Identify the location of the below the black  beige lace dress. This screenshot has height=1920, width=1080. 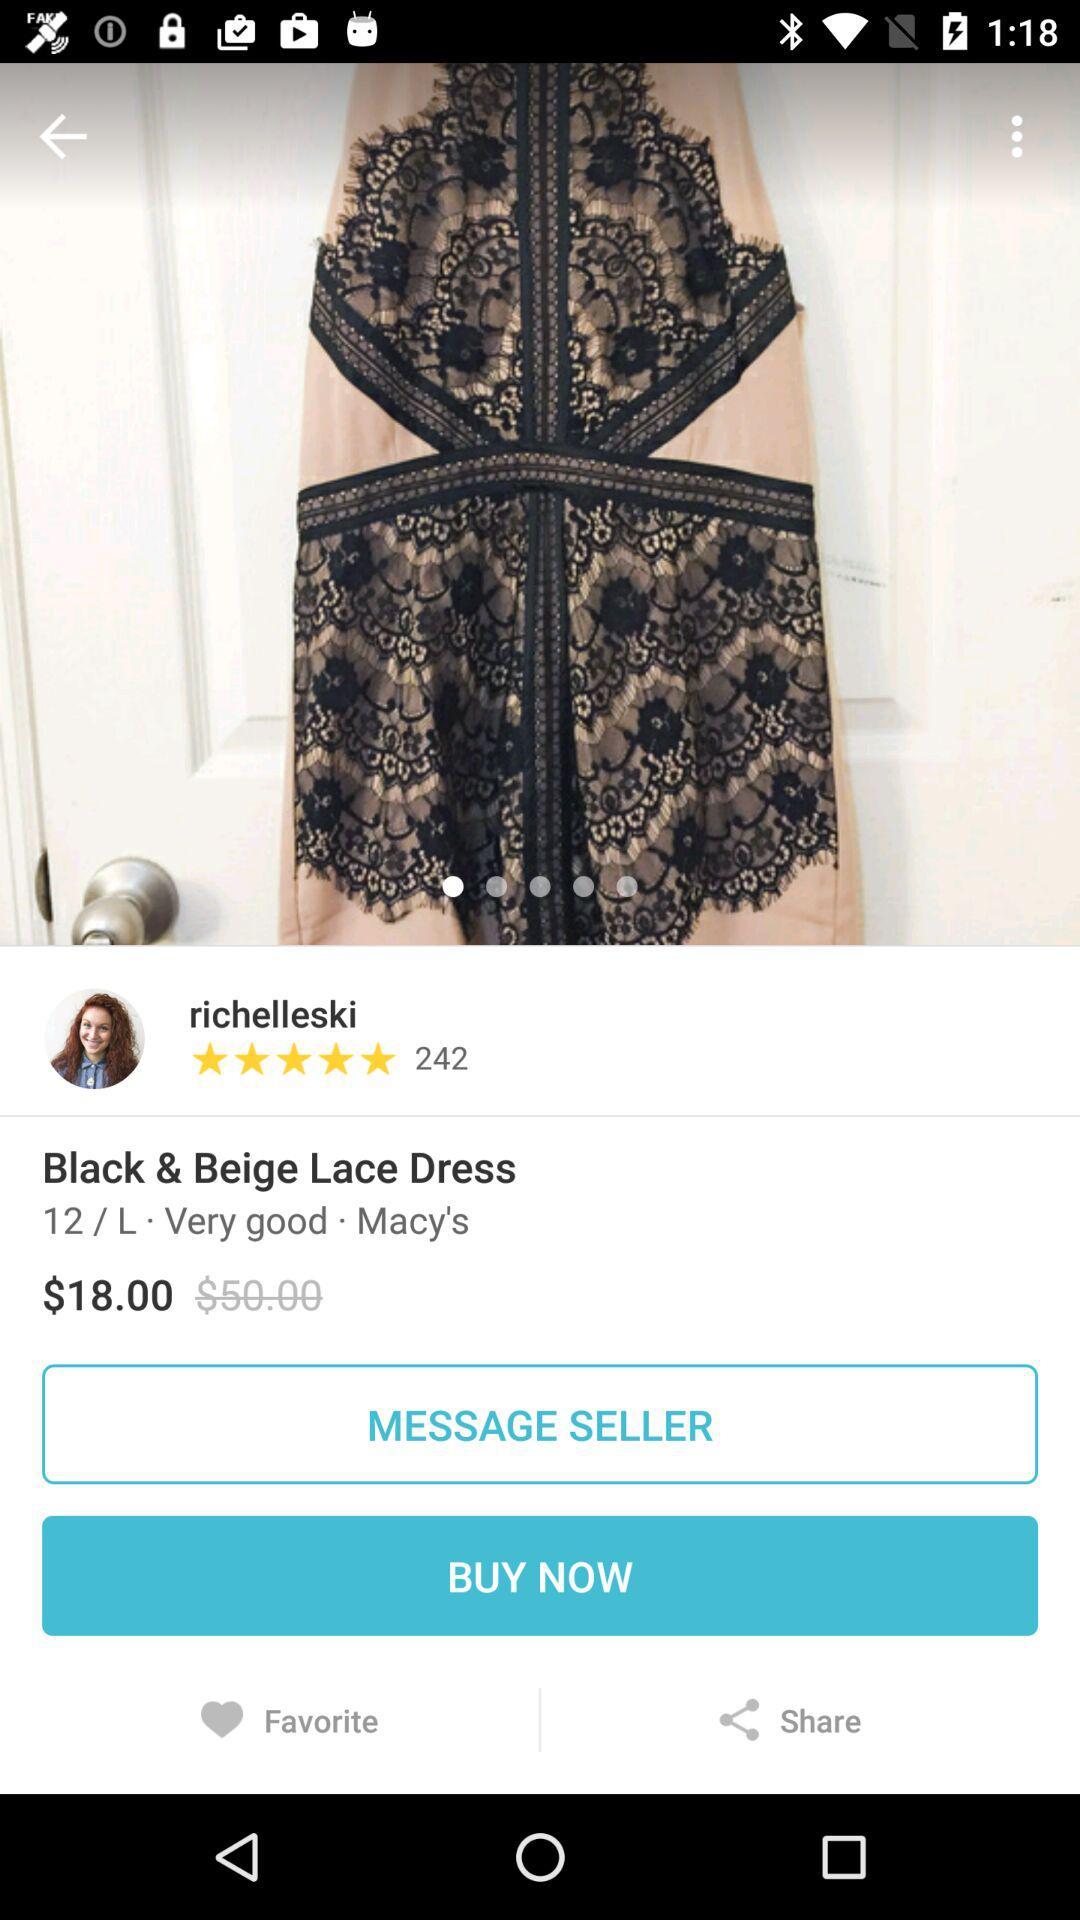
(254, 1218).